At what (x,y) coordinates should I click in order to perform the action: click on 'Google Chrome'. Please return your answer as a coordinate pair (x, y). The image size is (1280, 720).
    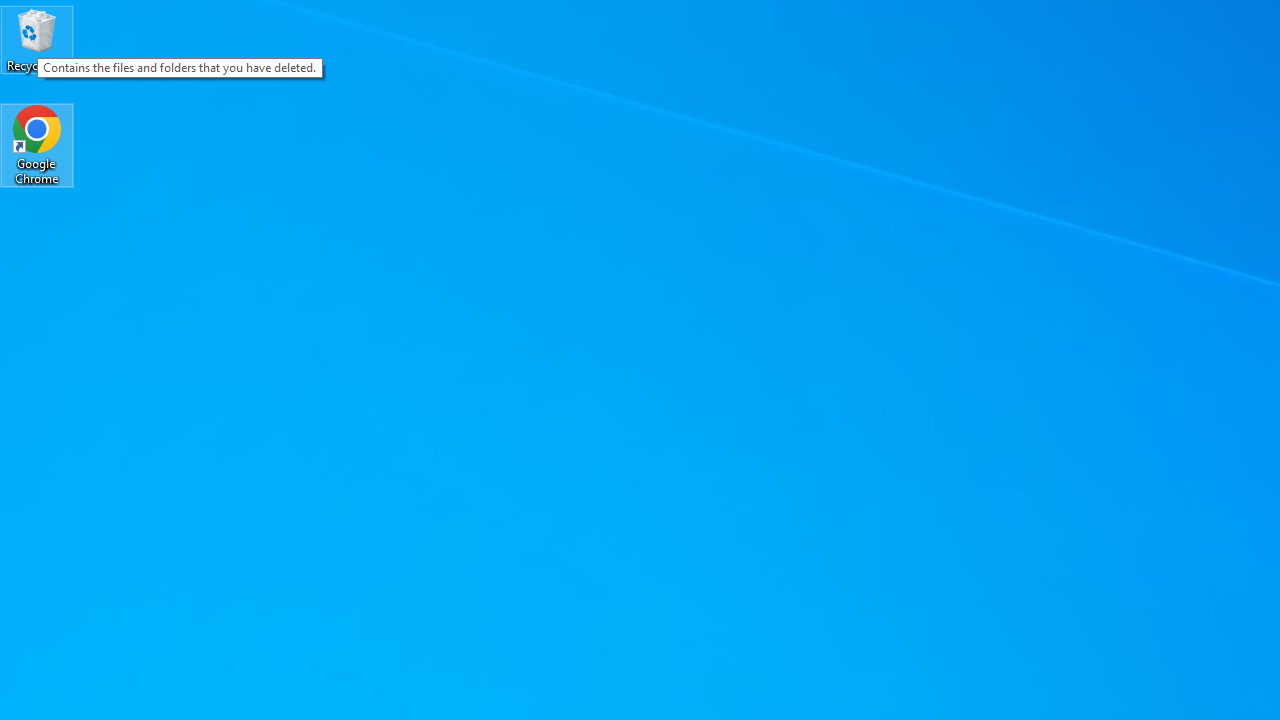
    Looking at the image, I should click on (37, 144).